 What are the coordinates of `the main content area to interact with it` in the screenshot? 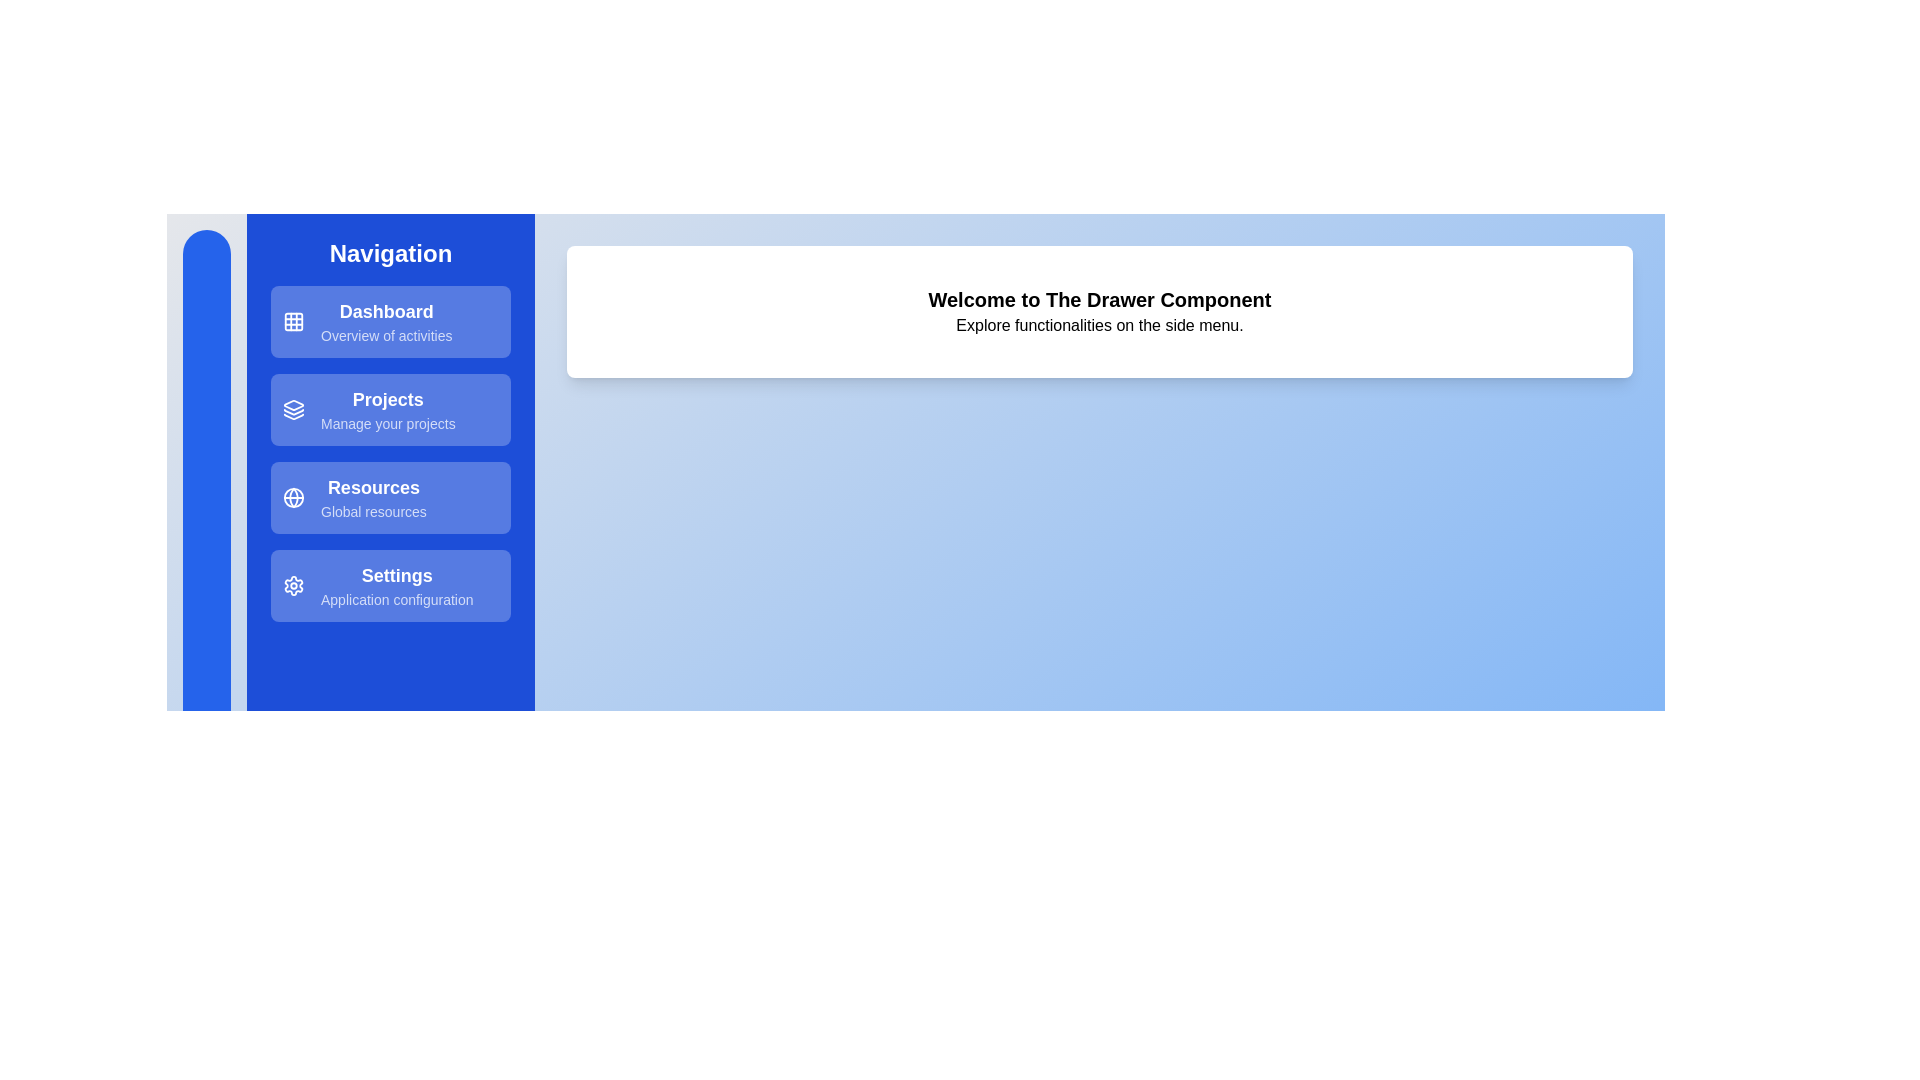 It's located at (1098, 753).